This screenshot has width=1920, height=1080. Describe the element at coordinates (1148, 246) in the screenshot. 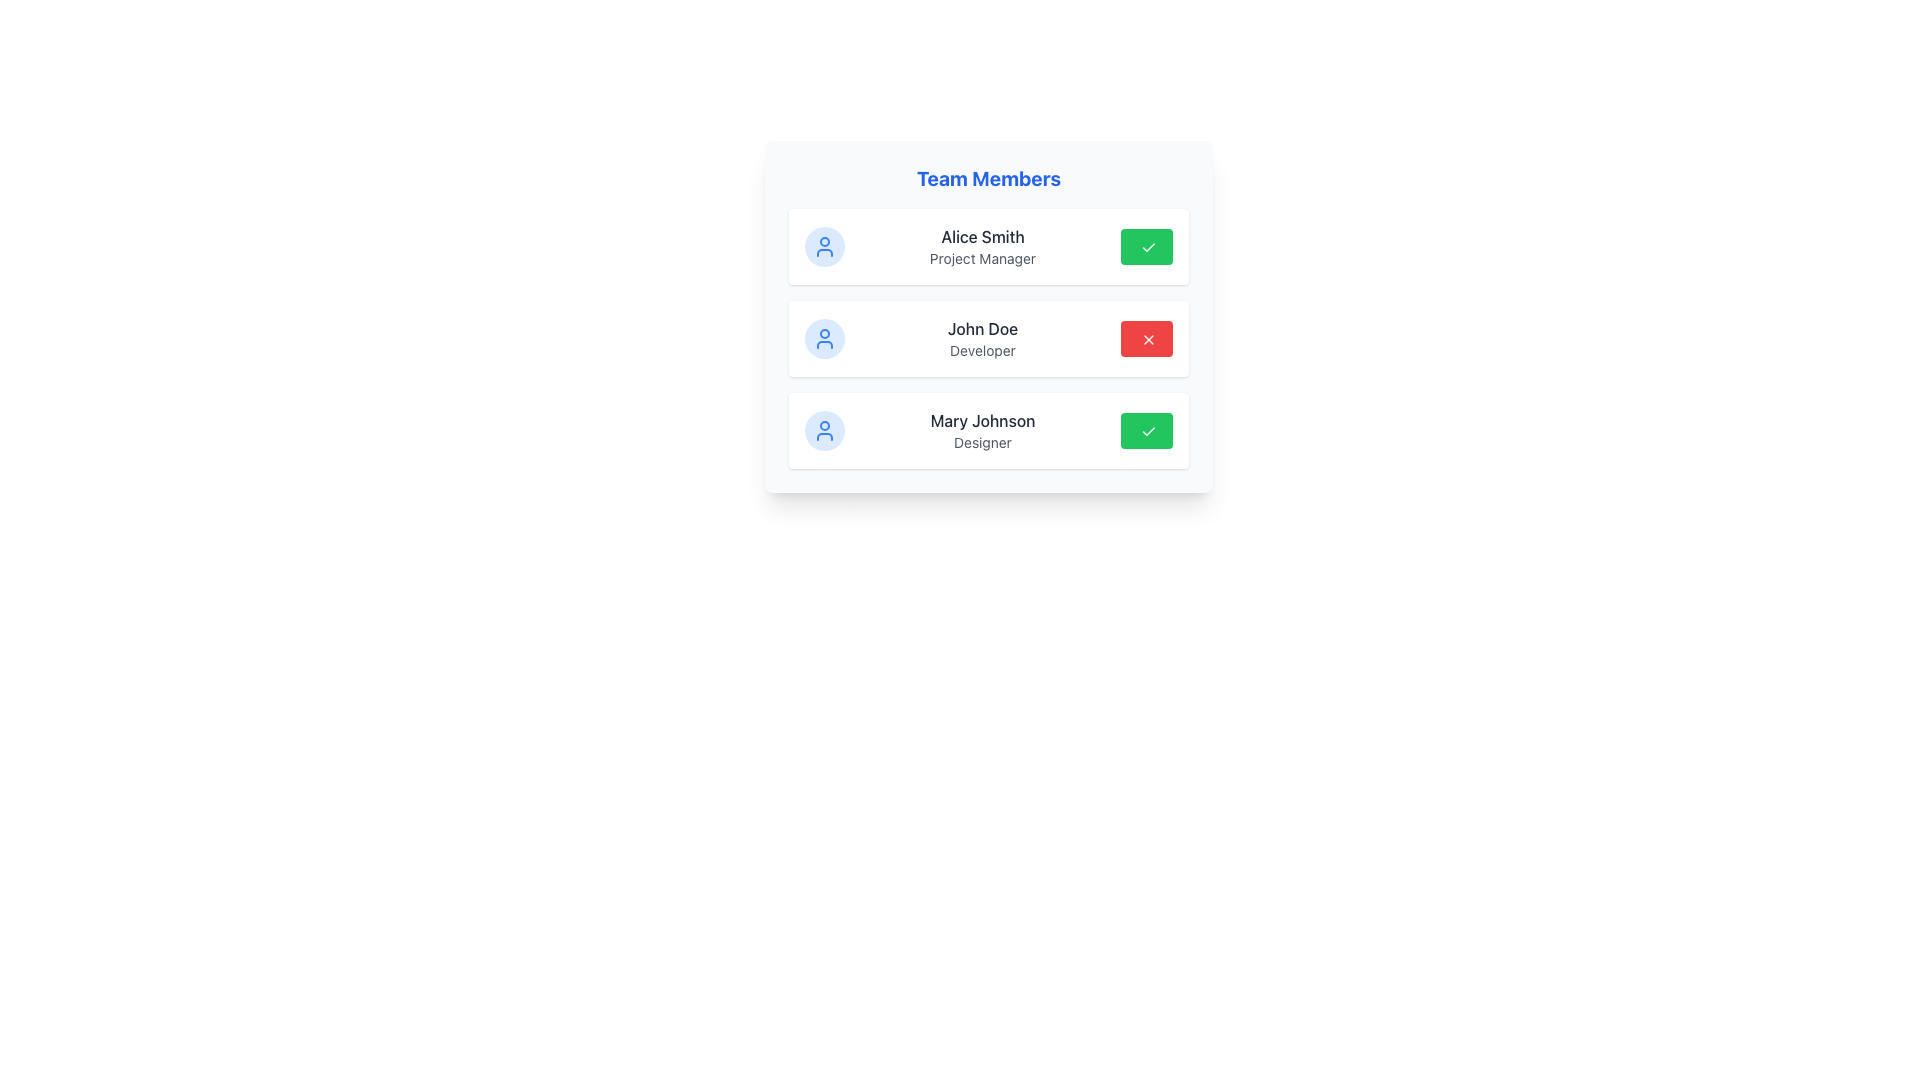

I see `the small checkmark icon with a circular outline located within the green rectangular button corresponding to the 'Alice Smith' entry in the 'Team Members' section` at that location.